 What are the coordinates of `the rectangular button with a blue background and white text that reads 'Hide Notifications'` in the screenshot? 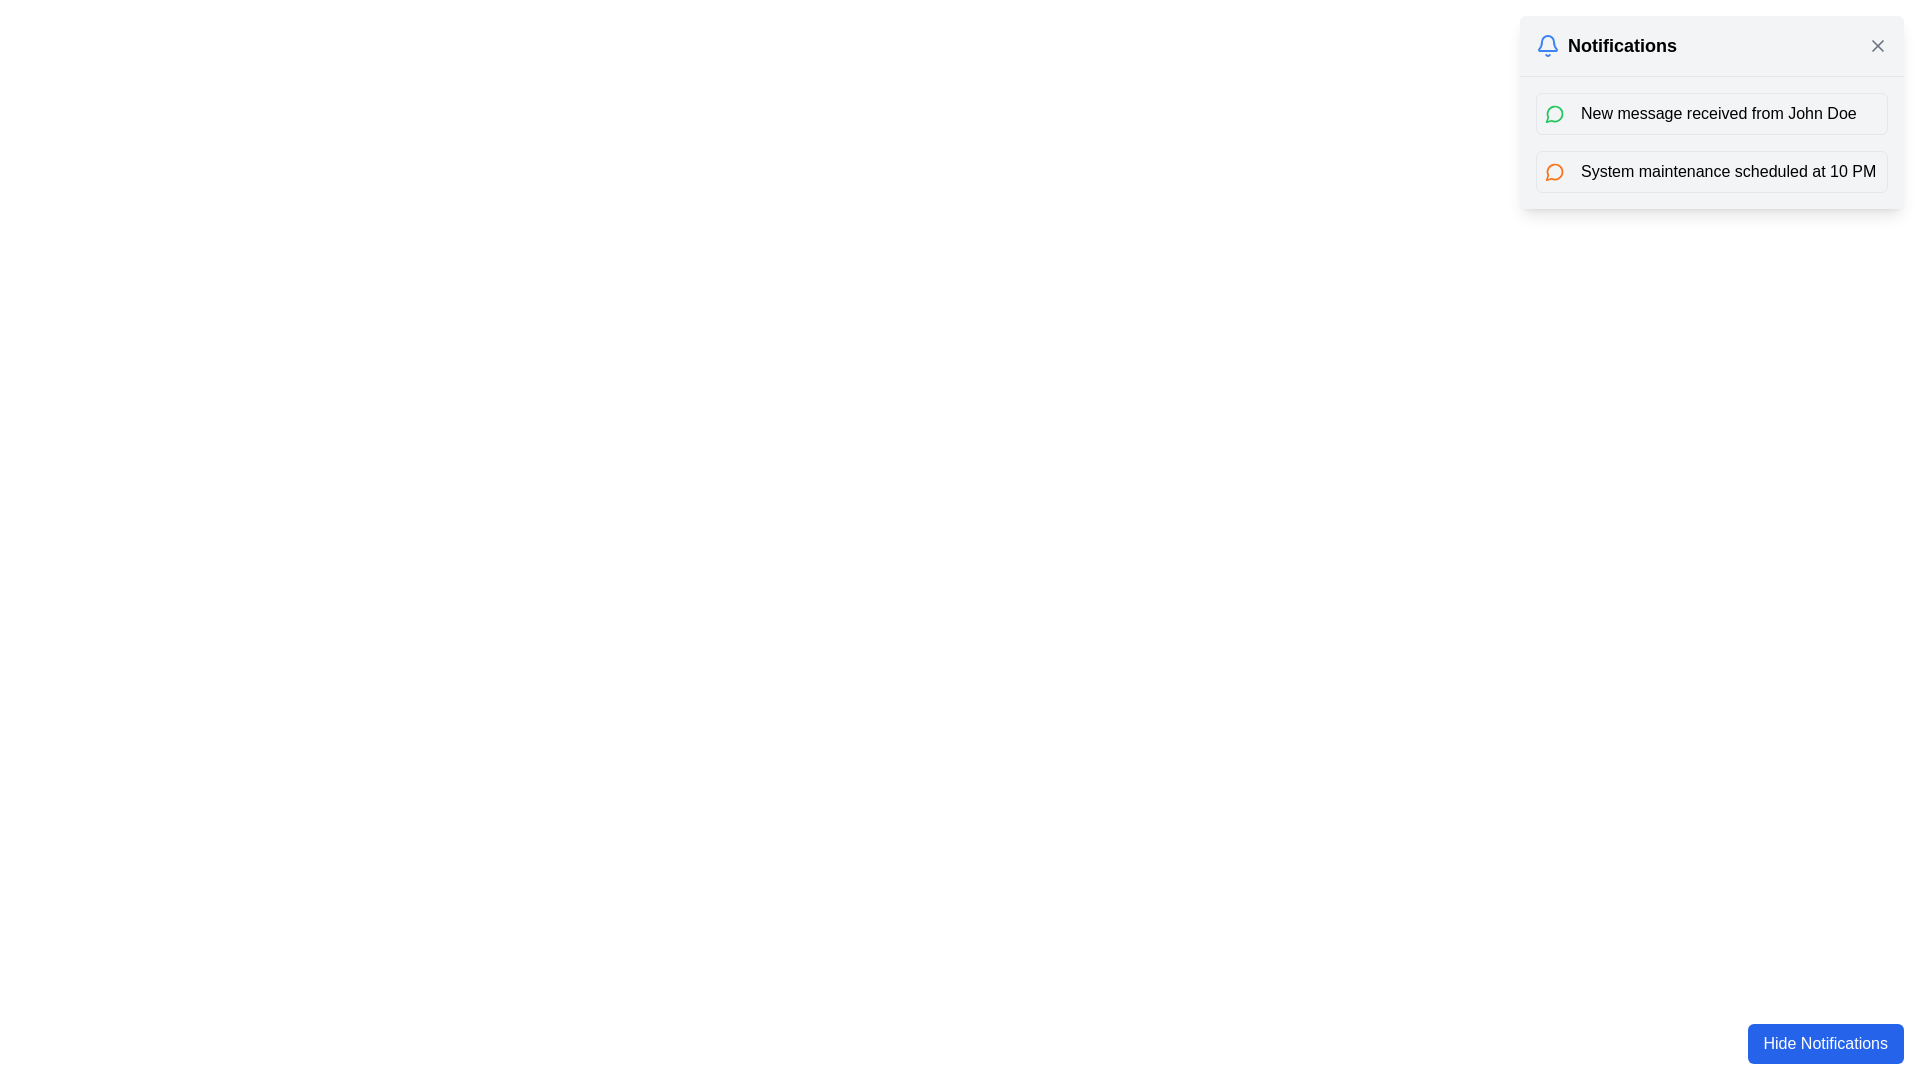 It's located at (1825, 1043).